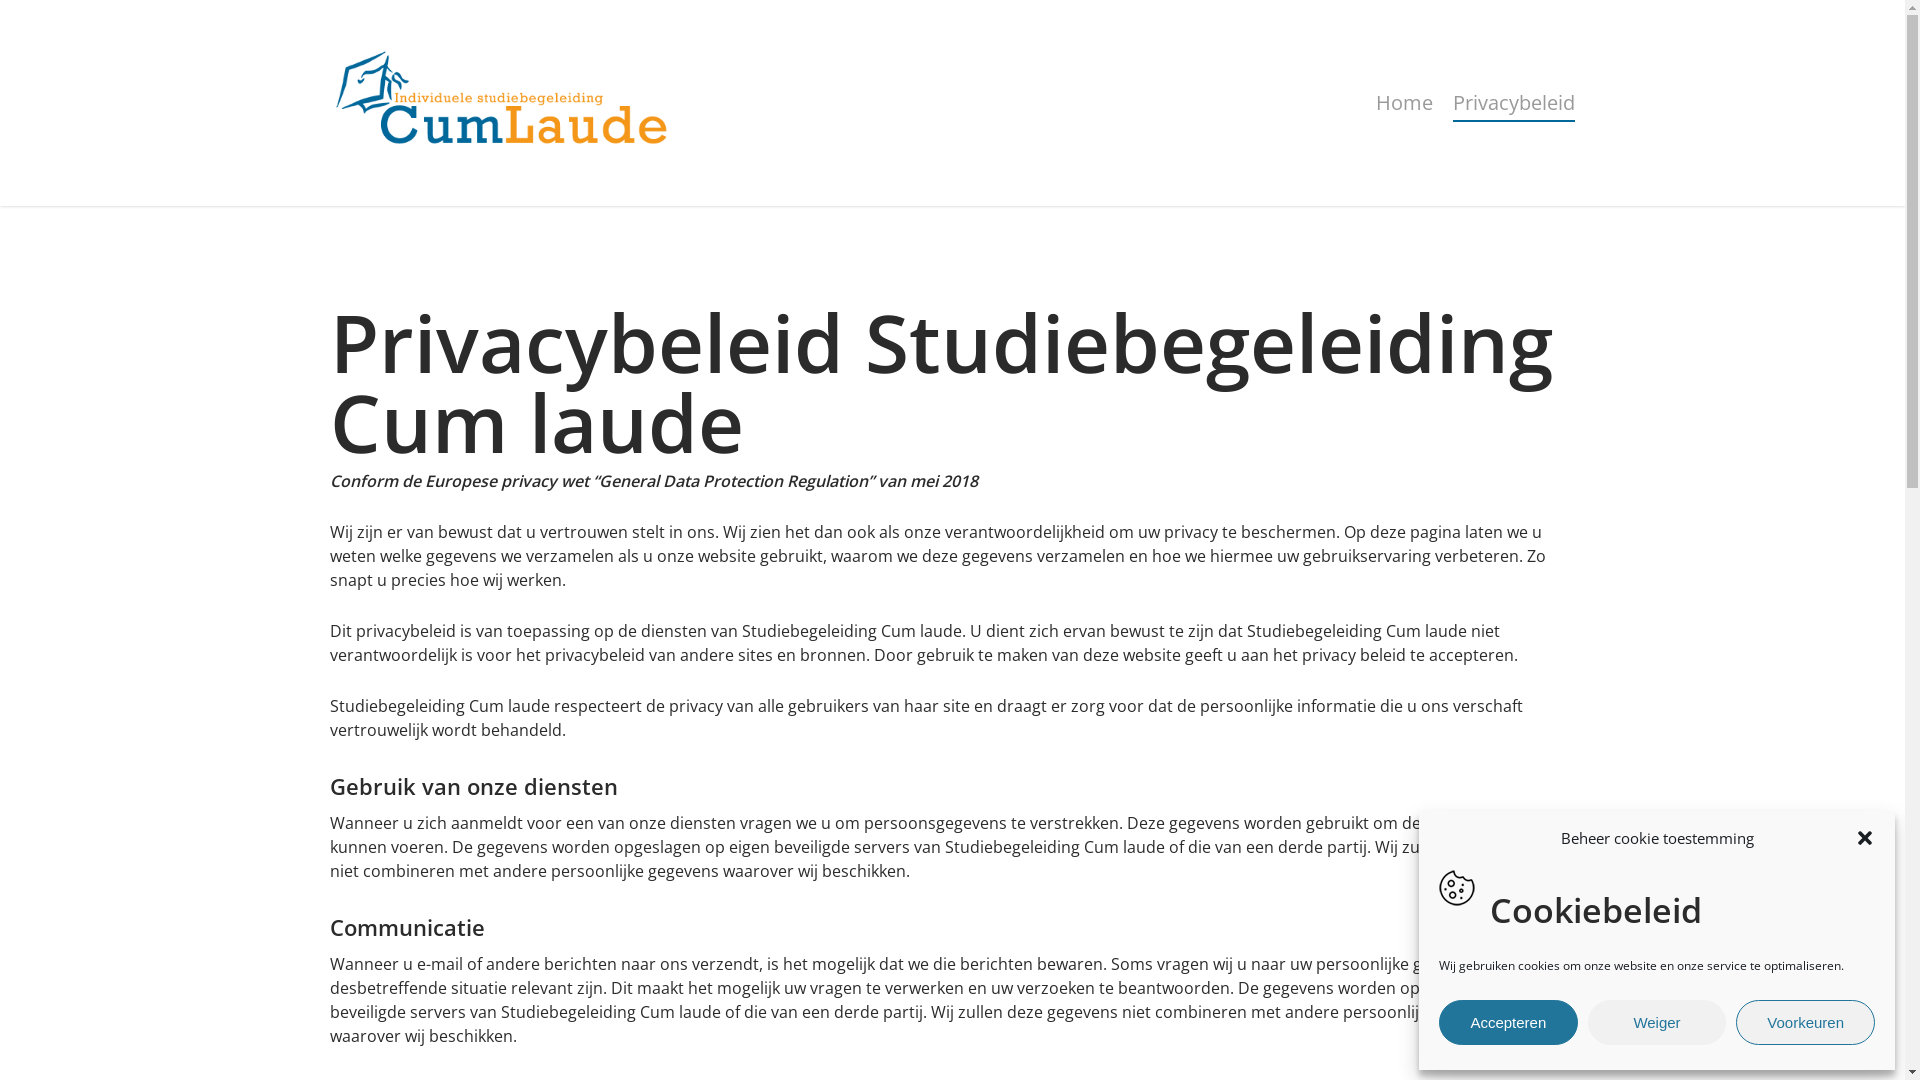 The height and width of the screenshot is (1080, 1920). What do you see at coordinates (1805, 1022) in the screenshot?
I see `'Voorkeuren'` at bounding box center [1805, 1022].